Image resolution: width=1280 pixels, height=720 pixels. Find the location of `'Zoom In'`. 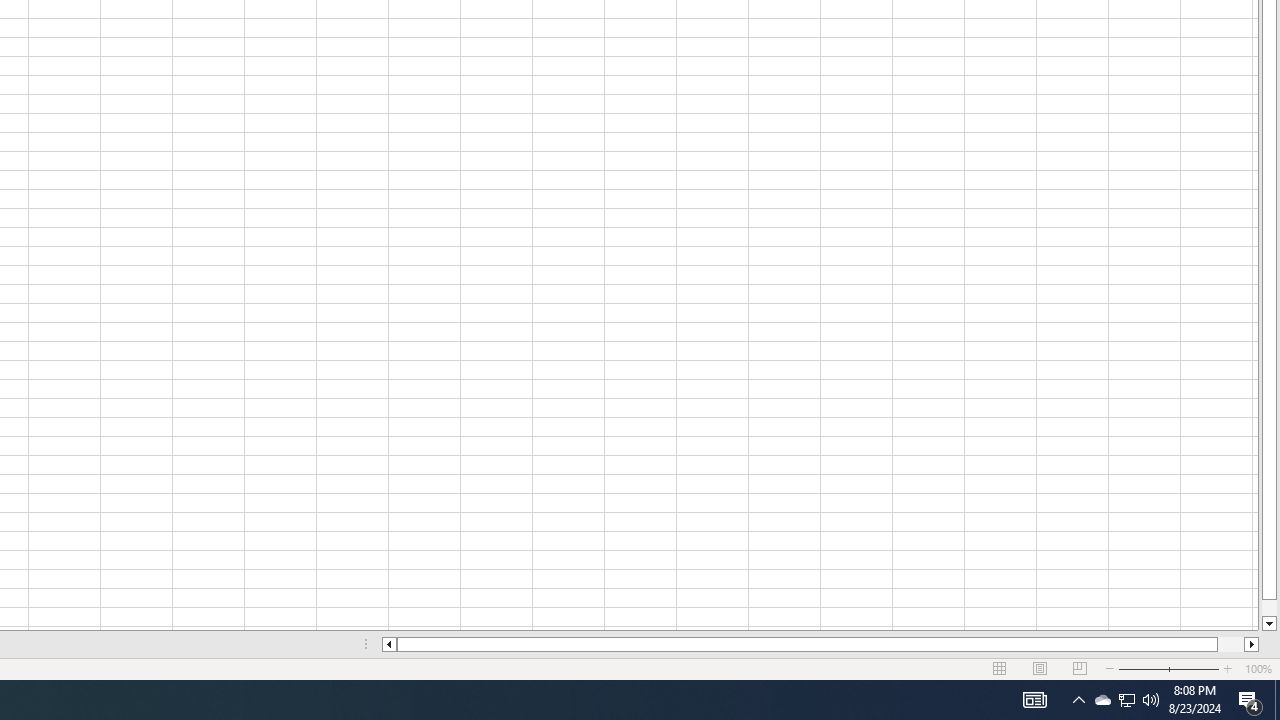

'Zoom In' is located at coordinates (1226, 669).